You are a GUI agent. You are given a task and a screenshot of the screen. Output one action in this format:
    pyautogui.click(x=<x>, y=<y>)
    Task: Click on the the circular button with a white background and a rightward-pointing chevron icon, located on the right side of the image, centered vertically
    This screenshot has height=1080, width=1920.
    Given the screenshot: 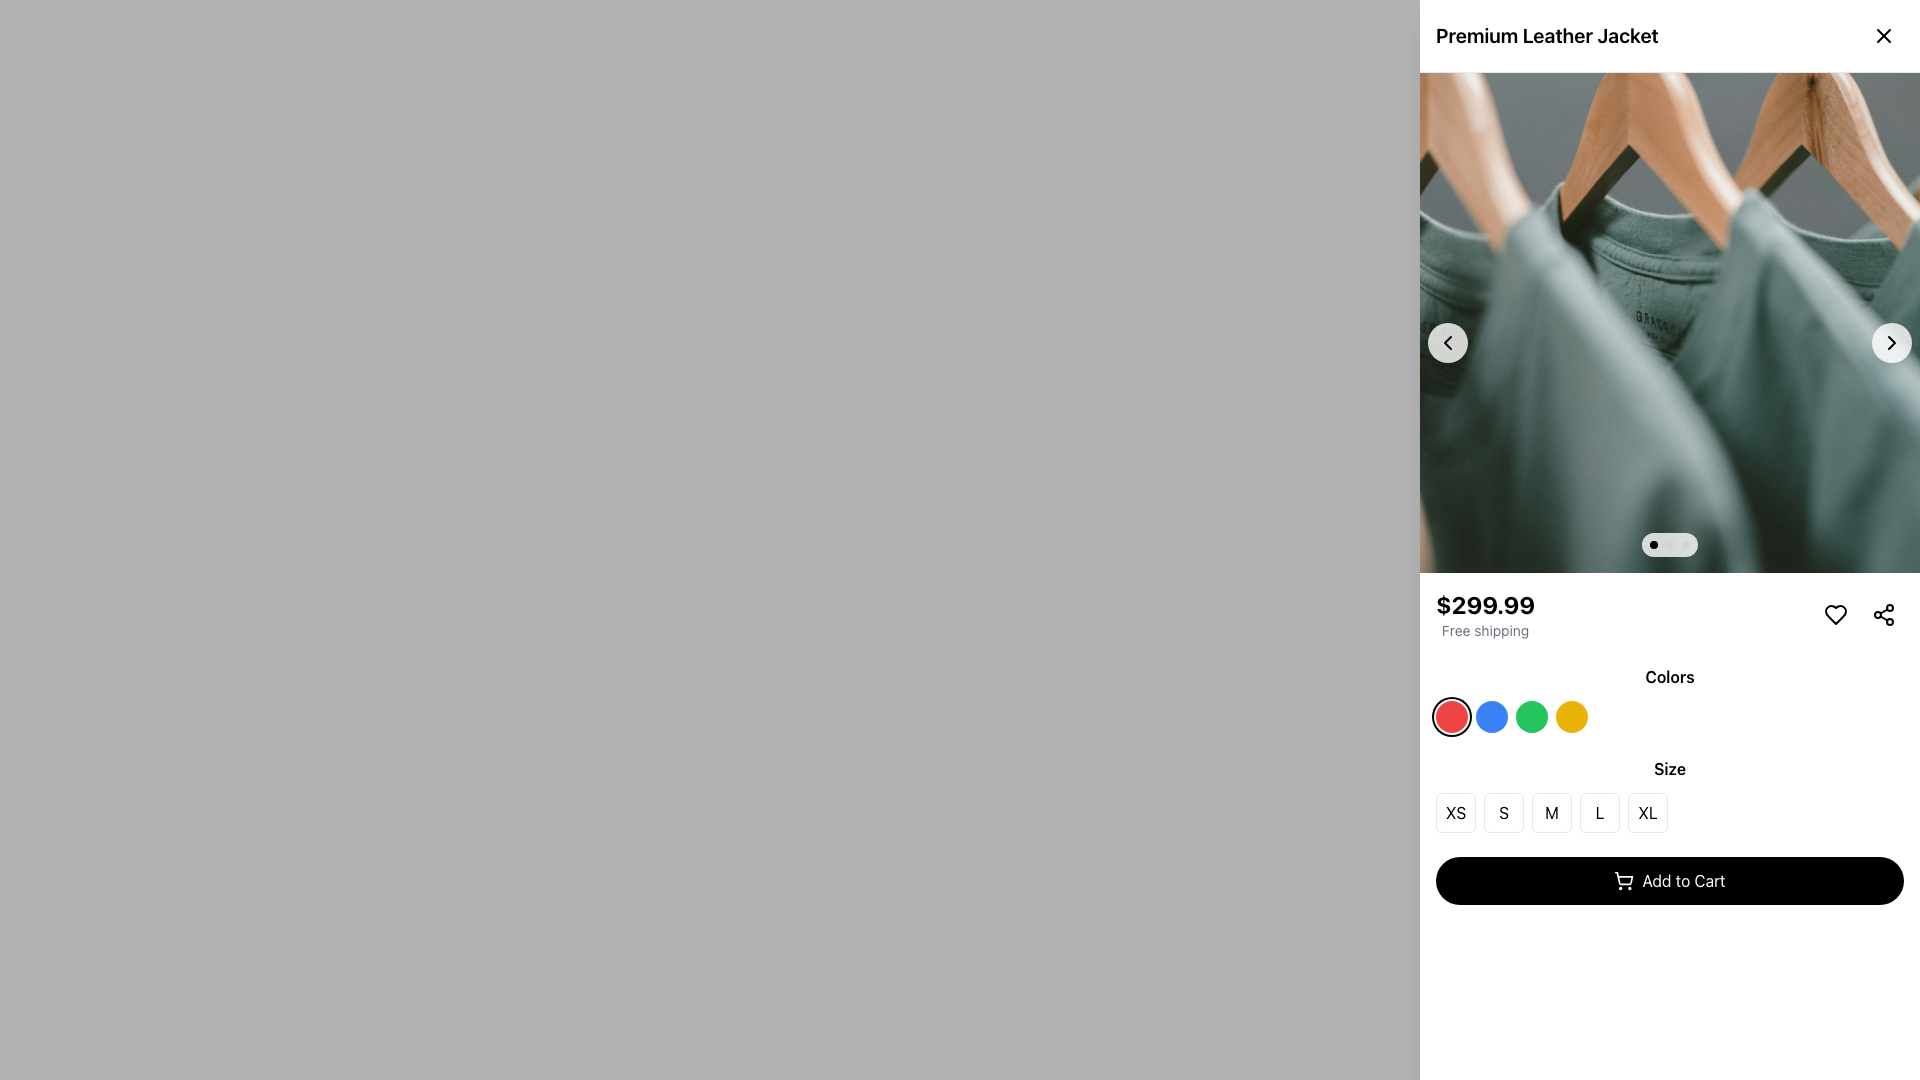 What is the action you would take?
    pyautogui.click(x=1890, y=342)
    